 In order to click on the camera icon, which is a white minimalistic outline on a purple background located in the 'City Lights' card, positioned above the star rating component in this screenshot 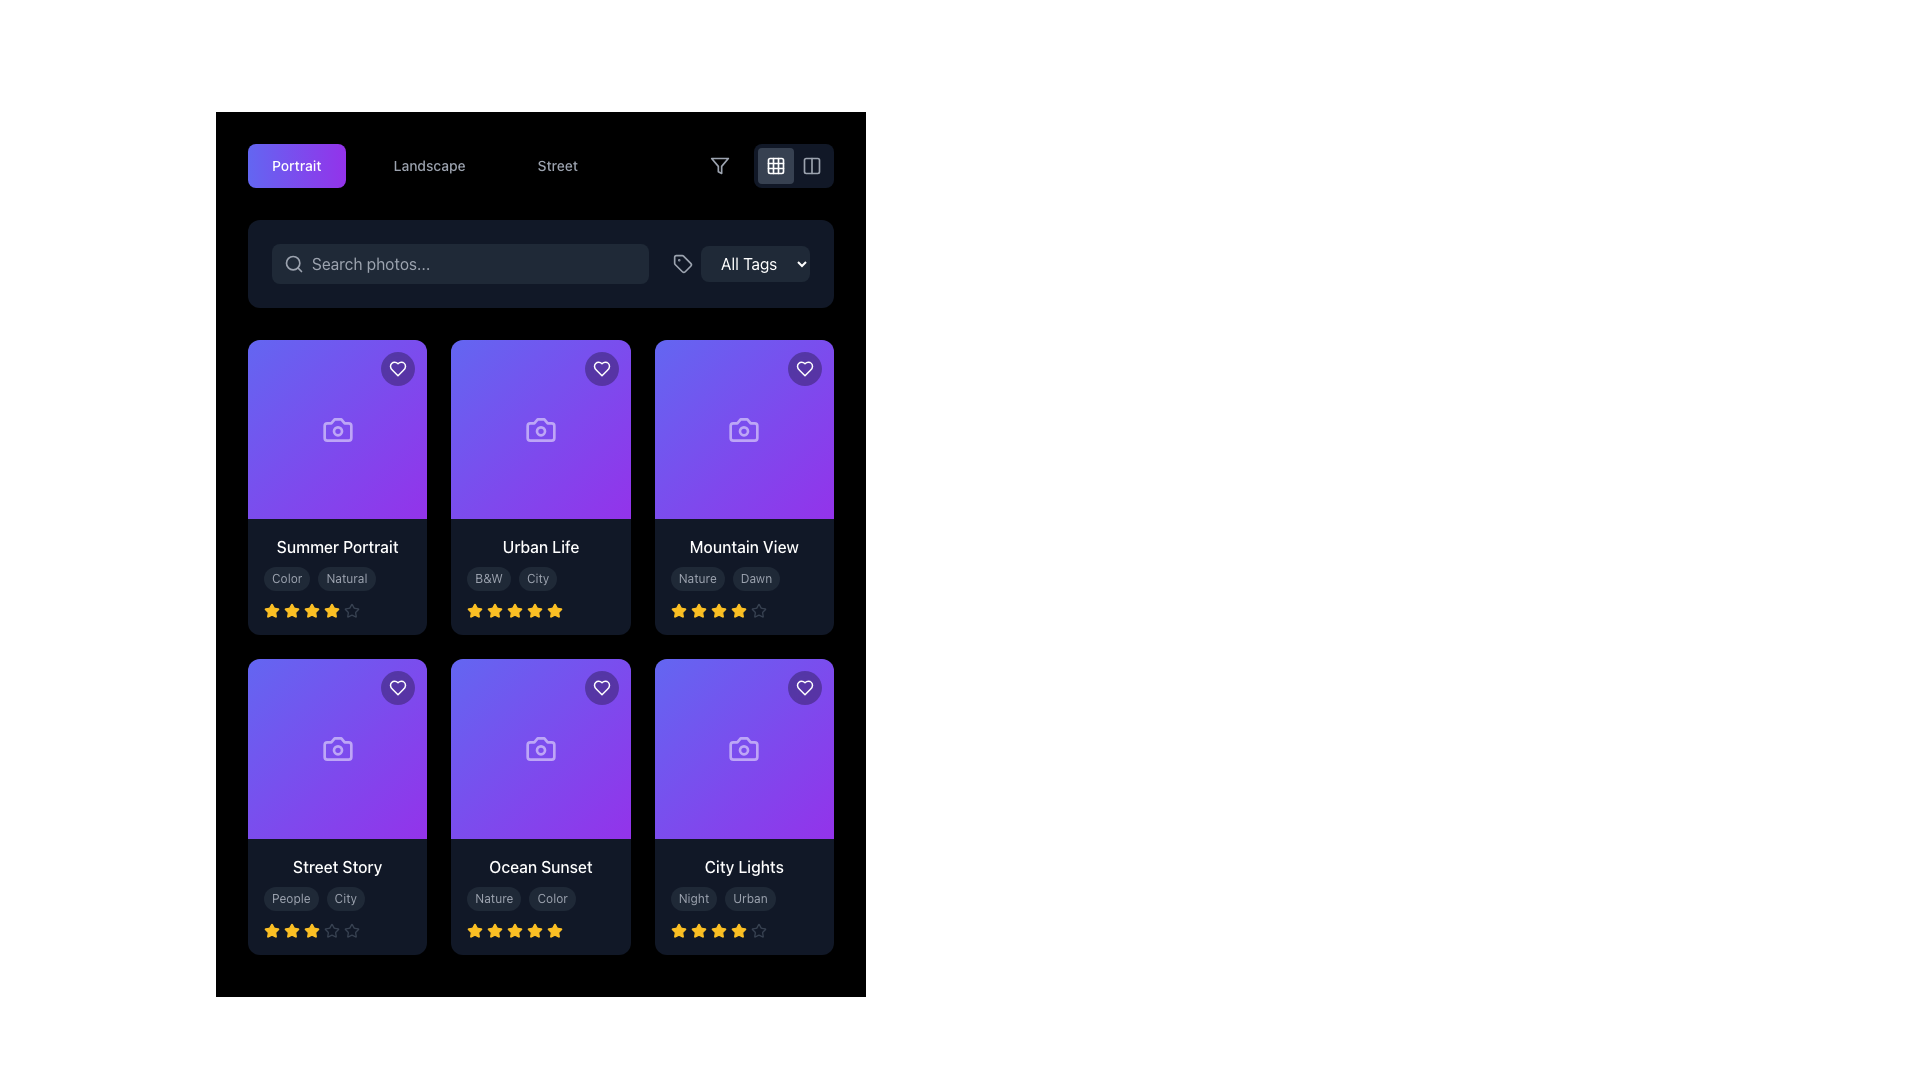, I will do `click(743, 748)`.